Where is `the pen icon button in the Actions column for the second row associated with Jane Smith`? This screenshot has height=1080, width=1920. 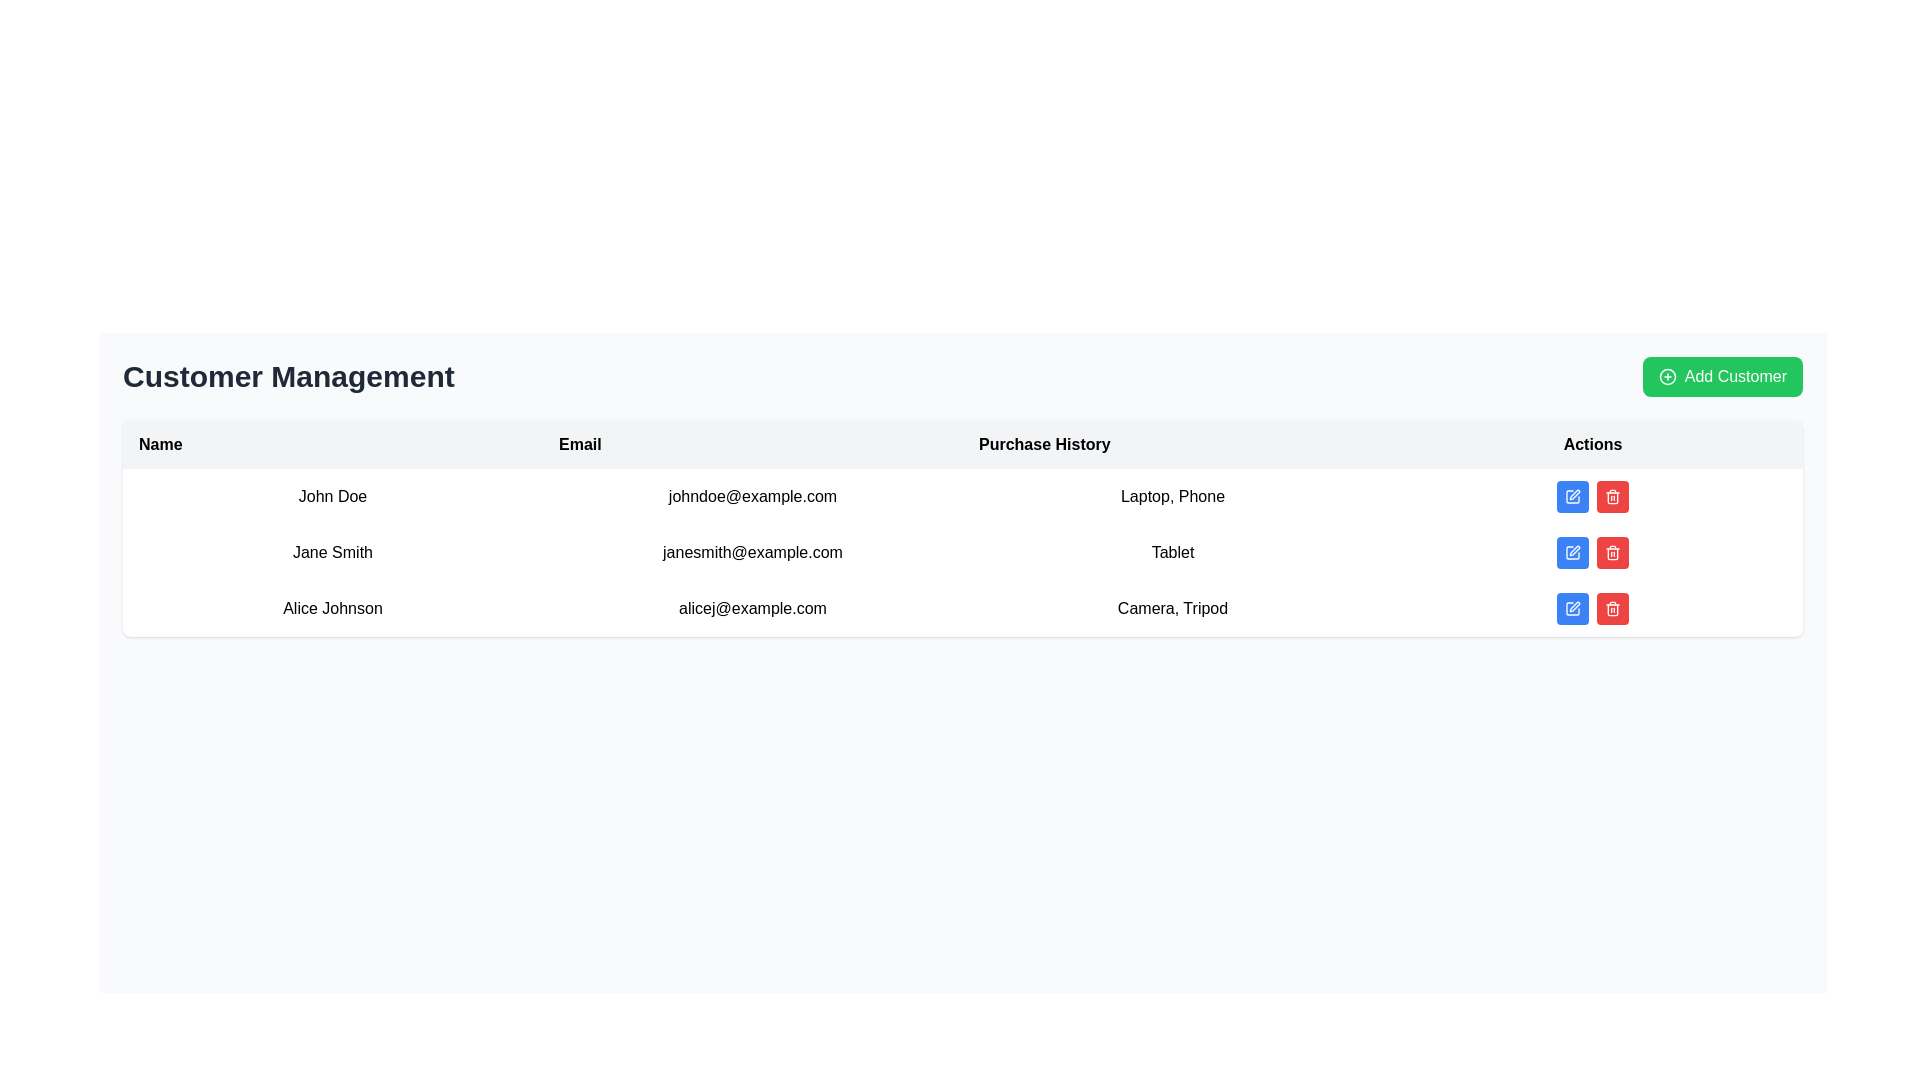 the pen icon button in the Actions column for the second row associated with Jane Smith is located at coordinates (1572, 552).